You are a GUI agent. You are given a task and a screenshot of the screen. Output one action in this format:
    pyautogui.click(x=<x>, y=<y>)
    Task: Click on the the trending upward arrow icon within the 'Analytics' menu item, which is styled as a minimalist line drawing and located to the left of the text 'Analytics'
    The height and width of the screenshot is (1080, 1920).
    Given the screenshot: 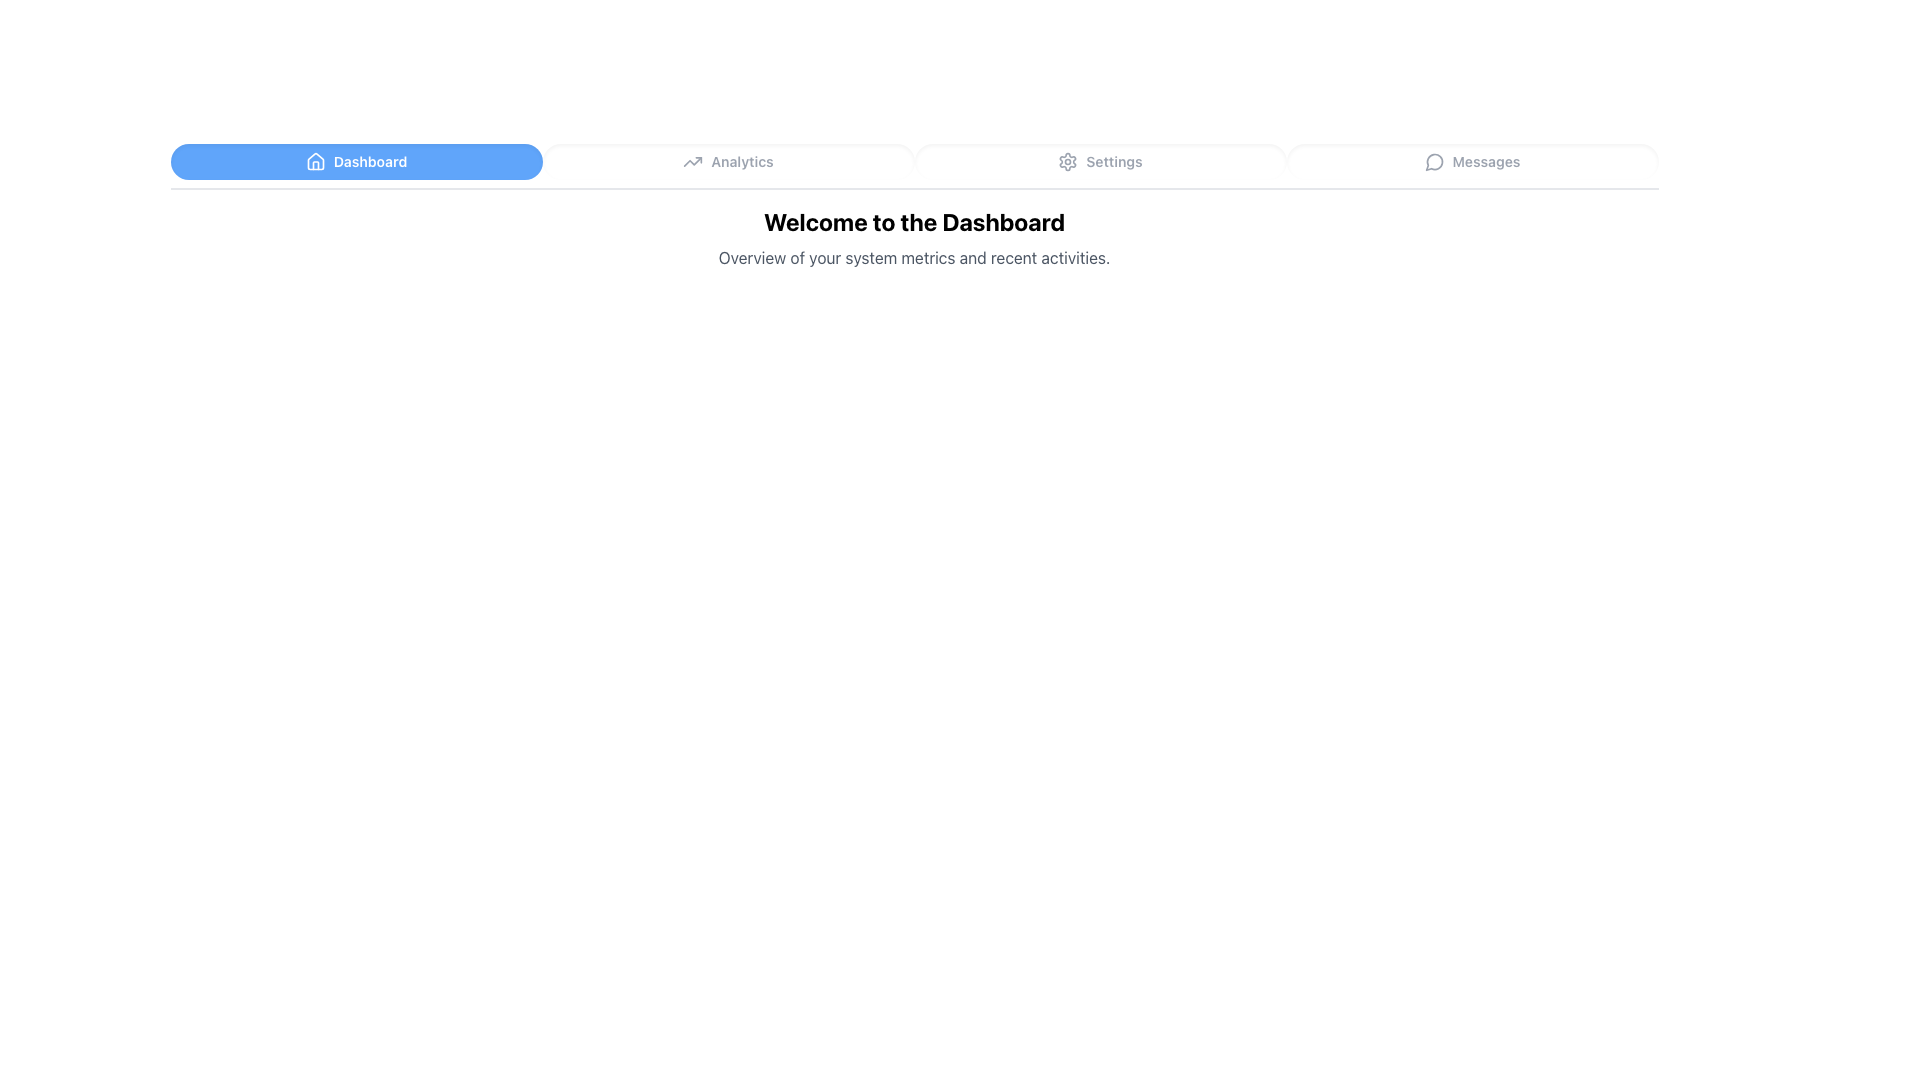 What is the action you would take?
    pyautogui.click(x=693, y=161)
    